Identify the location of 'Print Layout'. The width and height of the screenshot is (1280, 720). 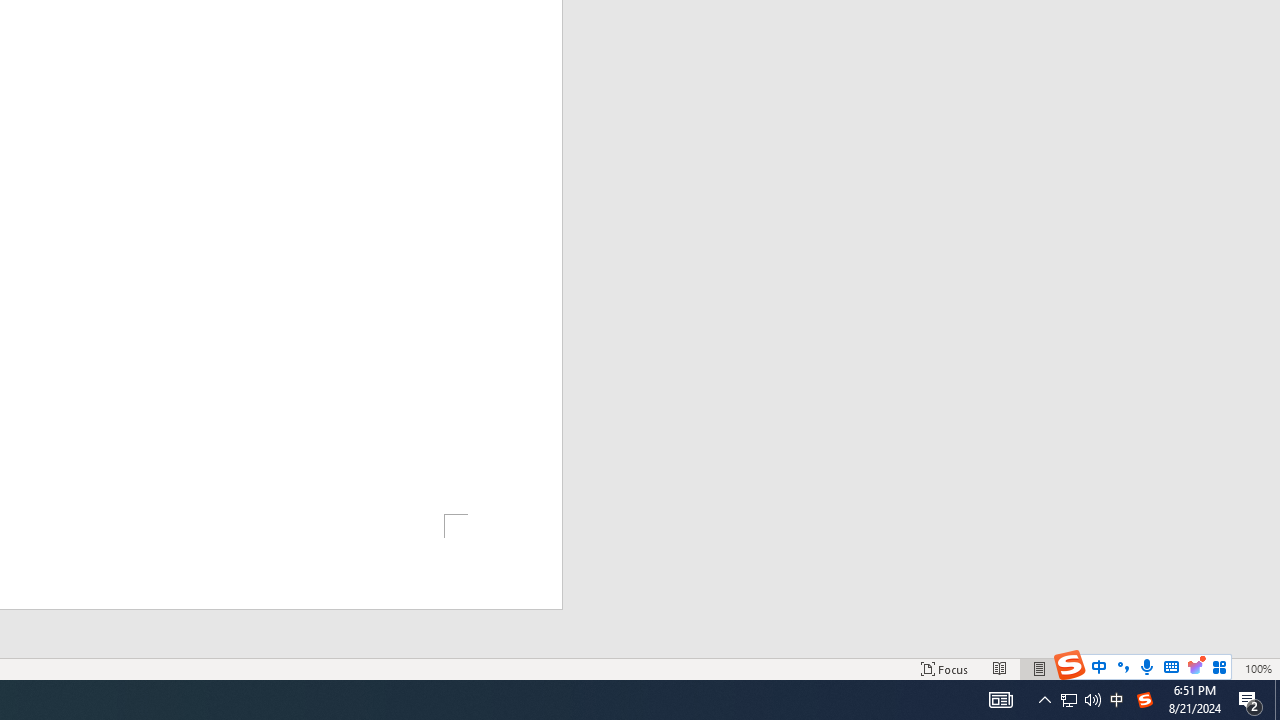
(1040, 669).